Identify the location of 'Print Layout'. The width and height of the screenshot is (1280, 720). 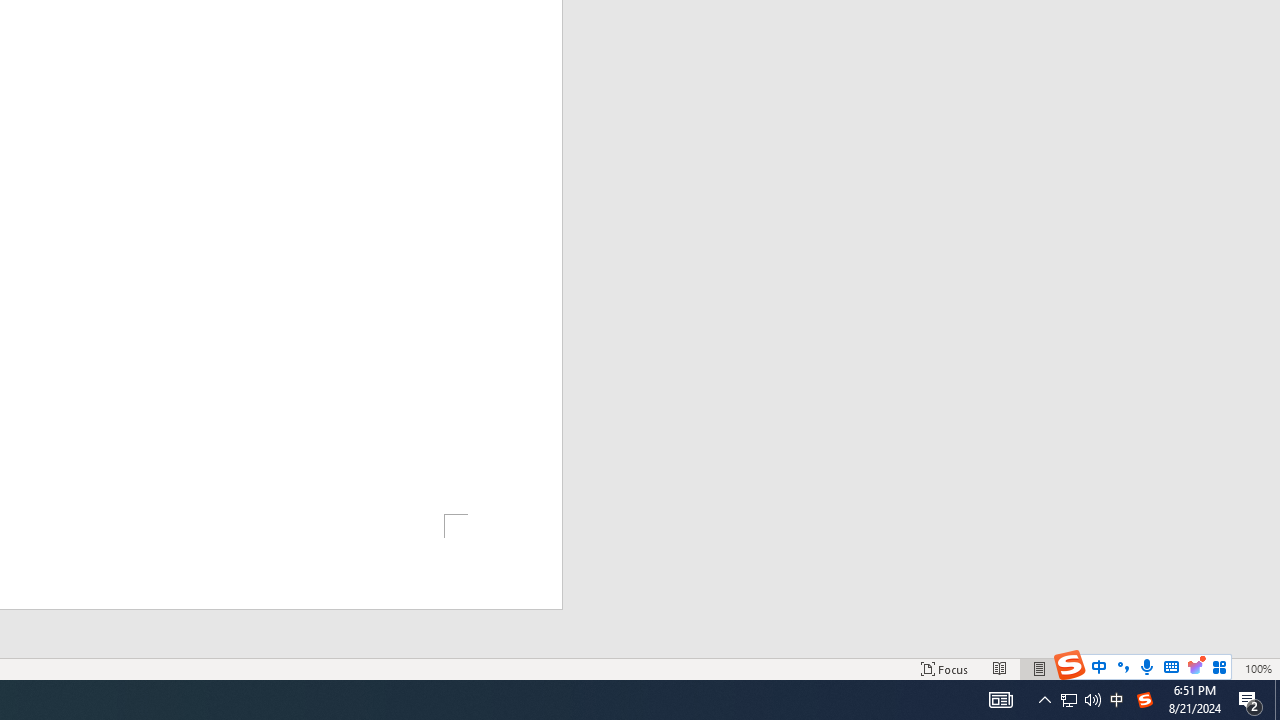
(1040, 669).